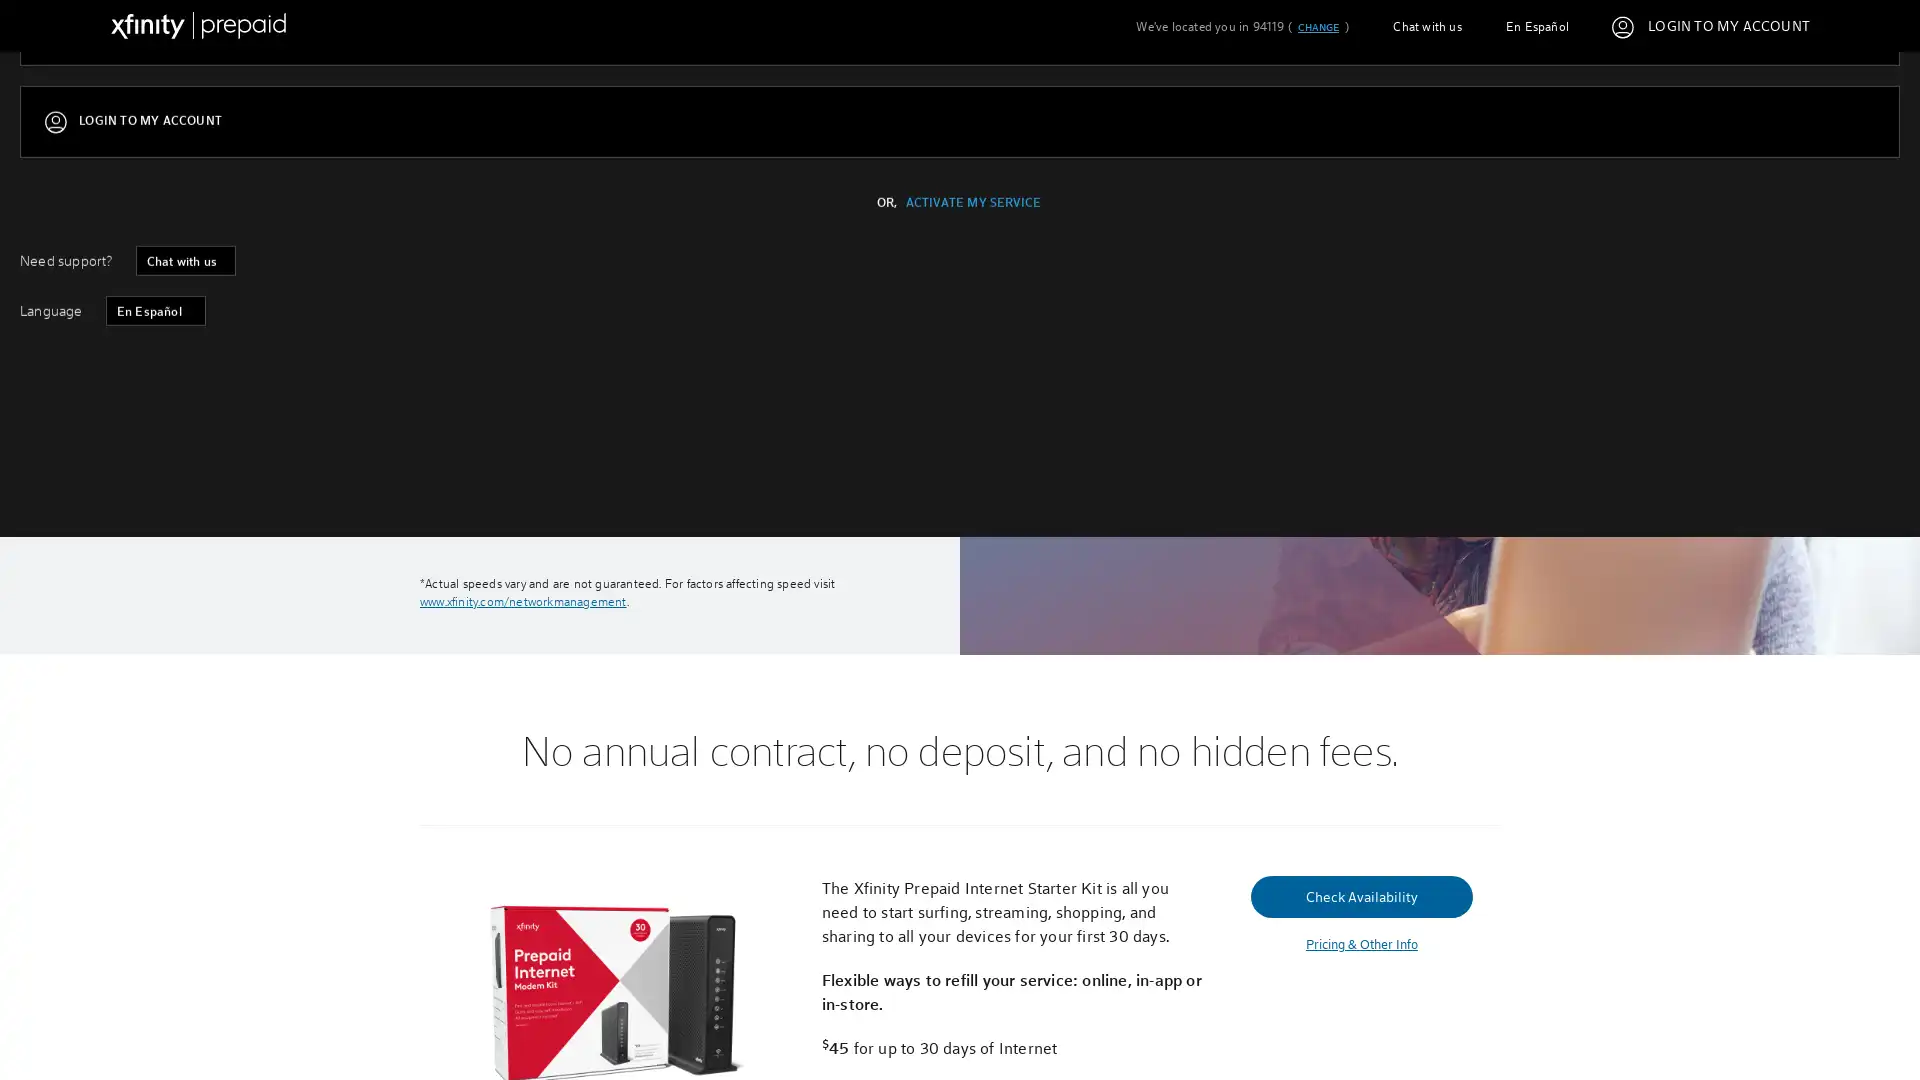  I want to click on Check Availability, so click(1360, 894).